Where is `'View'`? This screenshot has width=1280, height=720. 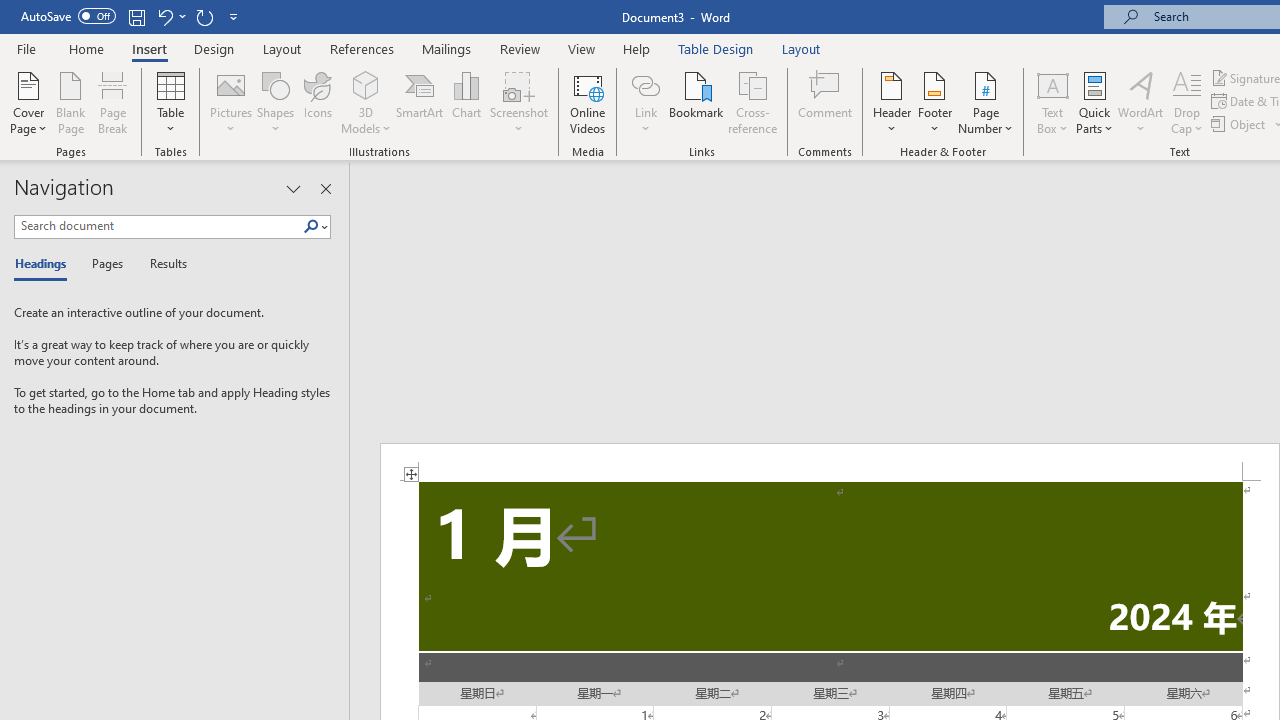 'View' is located at coordinates (581, 48).